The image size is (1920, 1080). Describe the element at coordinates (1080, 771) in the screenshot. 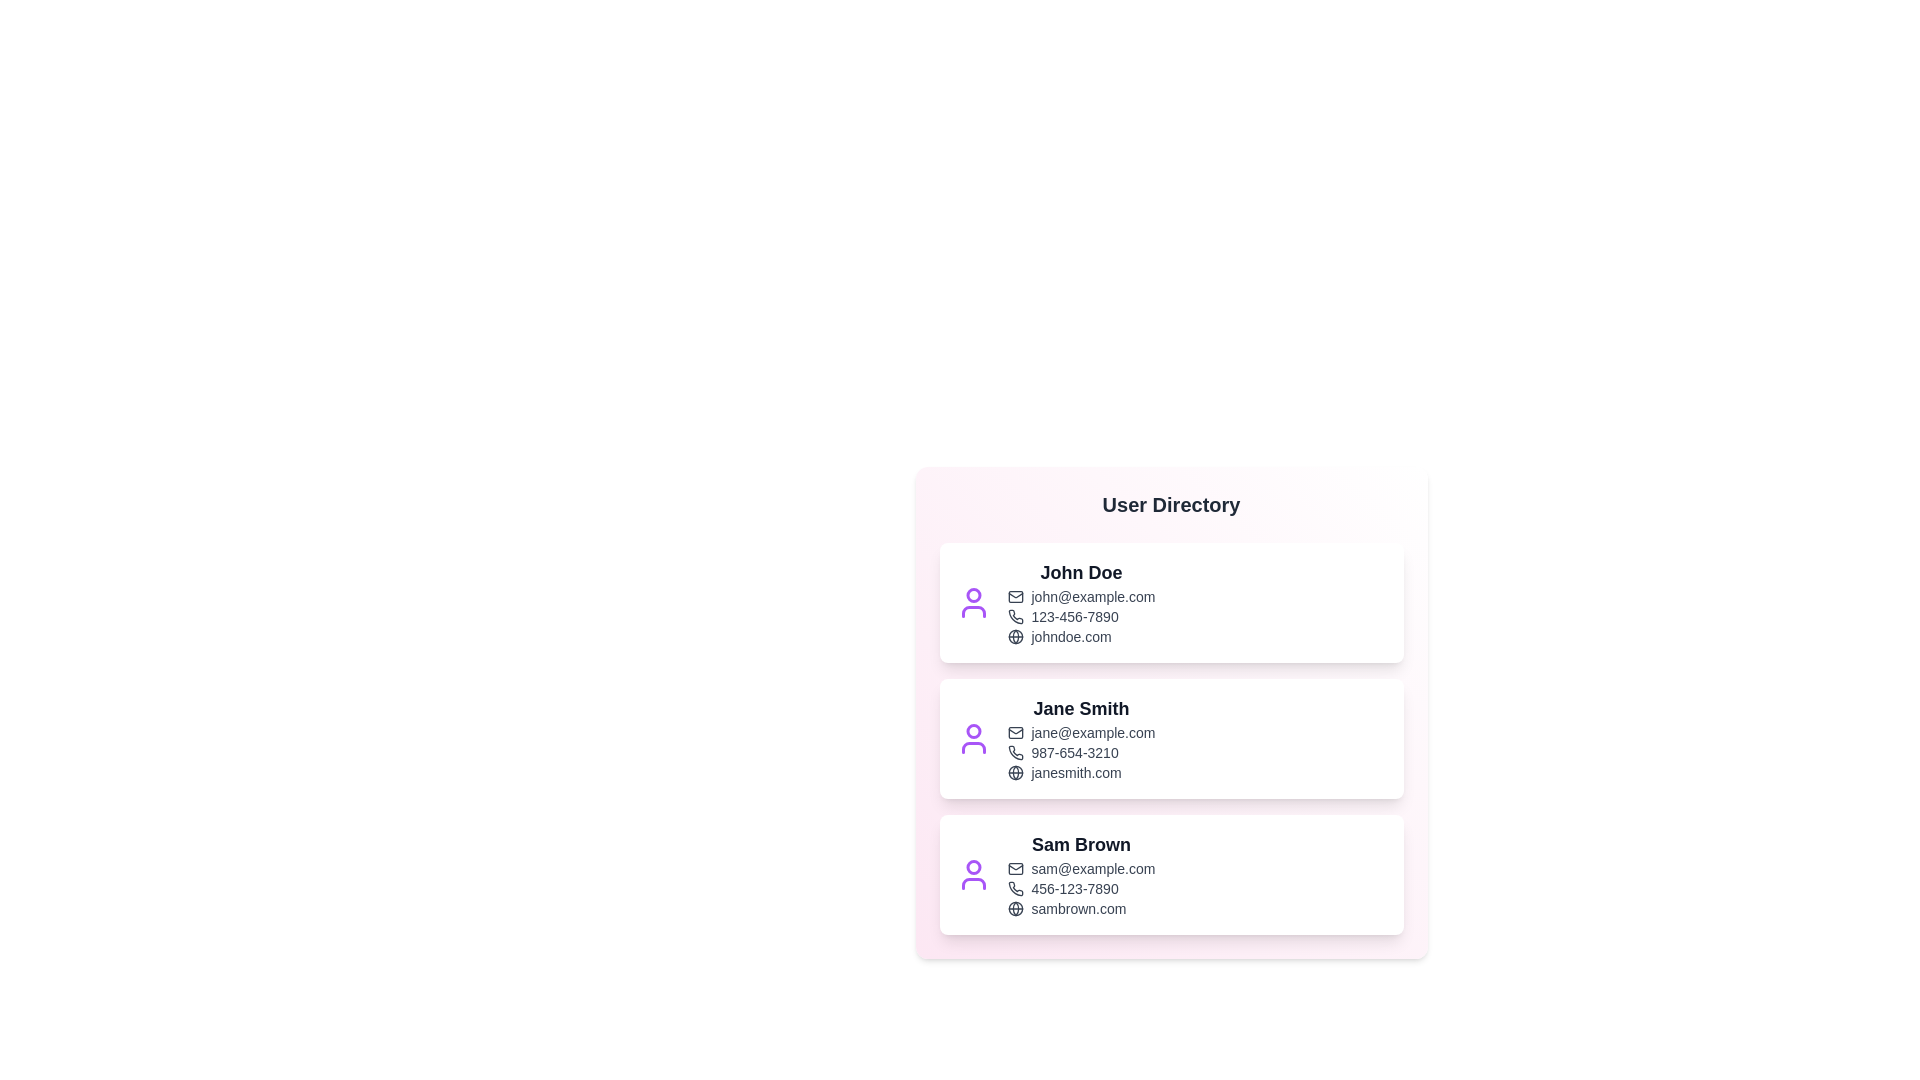

I see `the website link for Jane Smith` at that location.